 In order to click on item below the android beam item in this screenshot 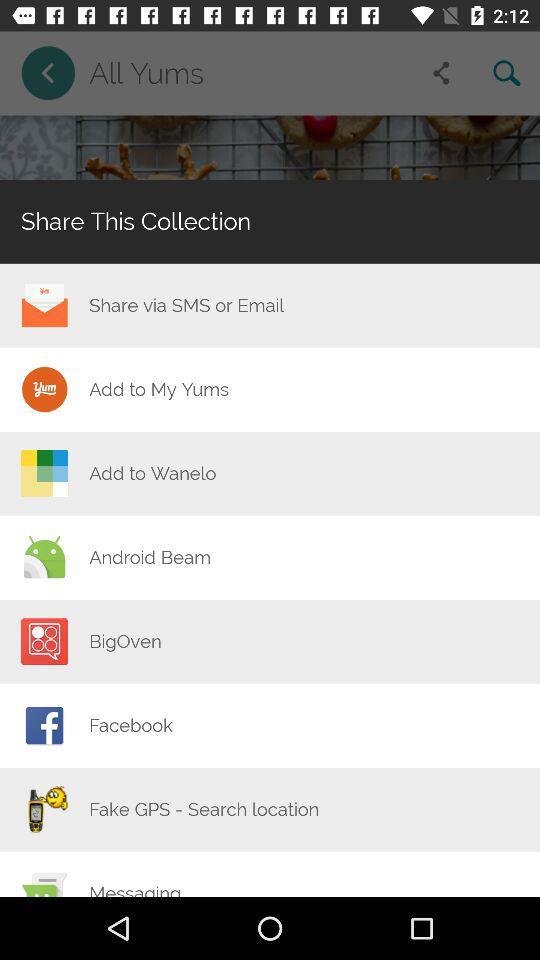, I will do `click(125, 640)`.